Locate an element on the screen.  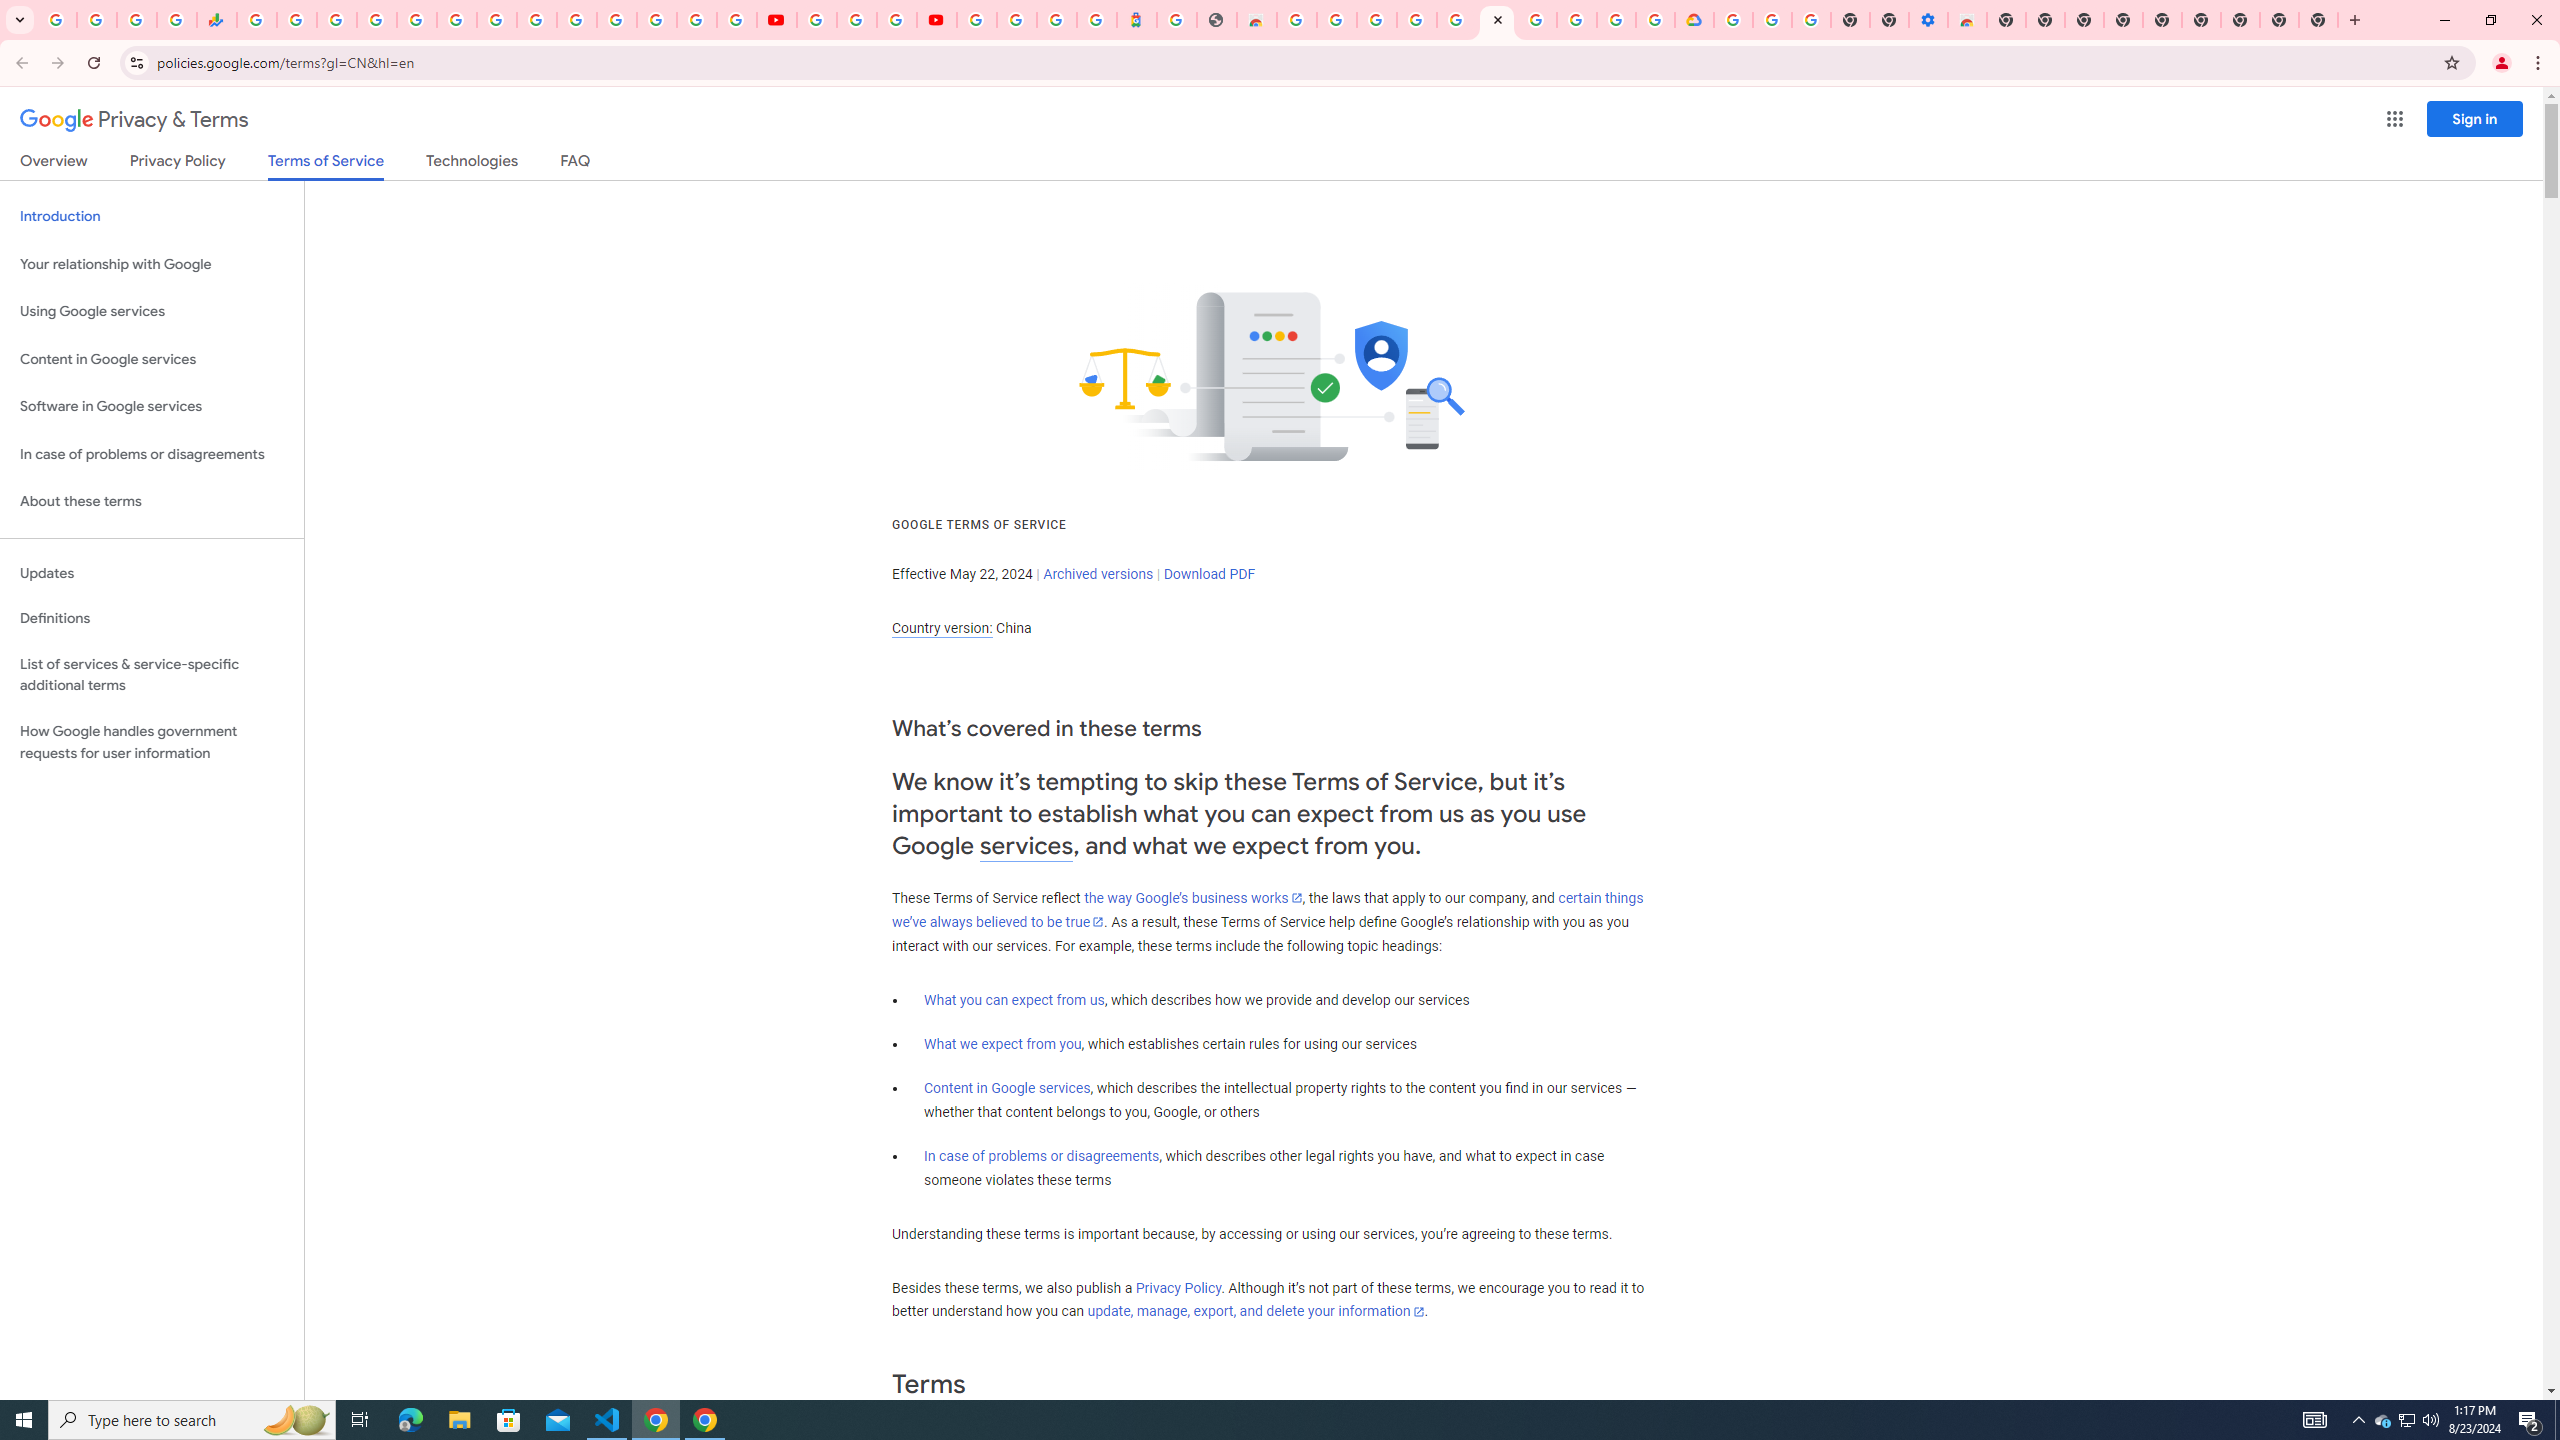
'update, manage, export, and delete your information' is located at coordinates (1255, 1310).